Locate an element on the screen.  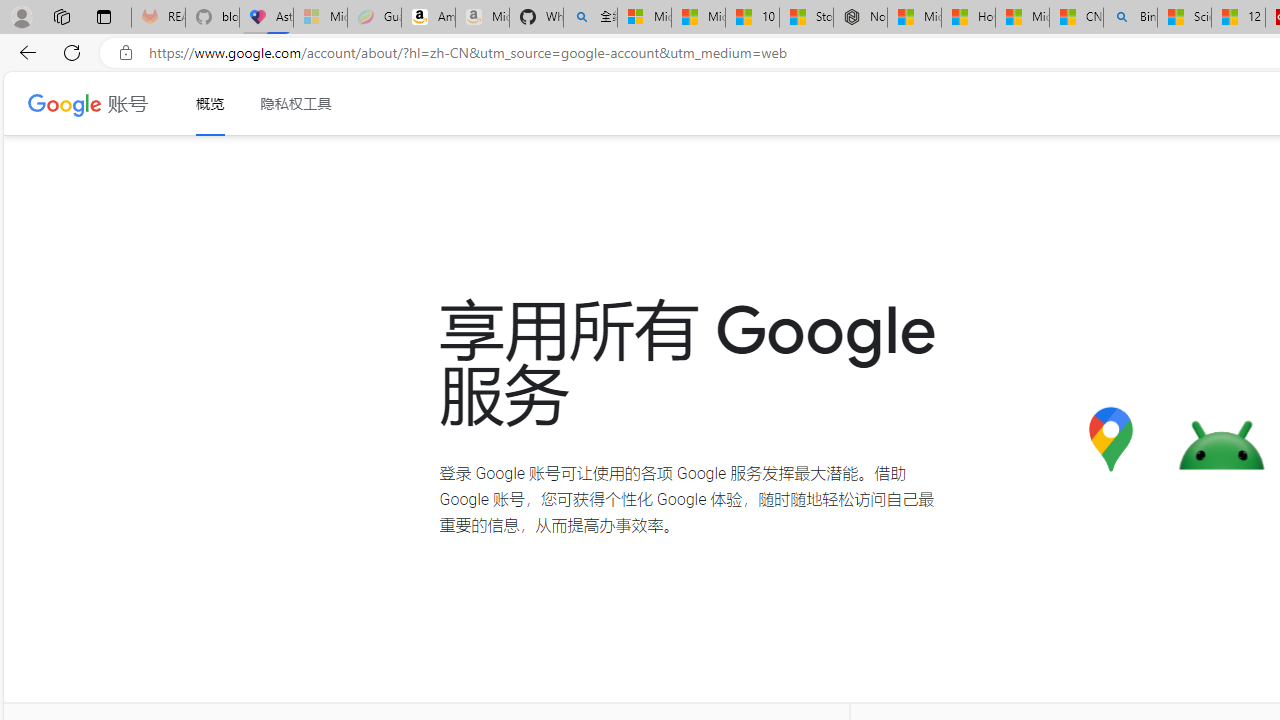
'Asthma Inhalers: Names and Types' is located at coordinates (265, 17).